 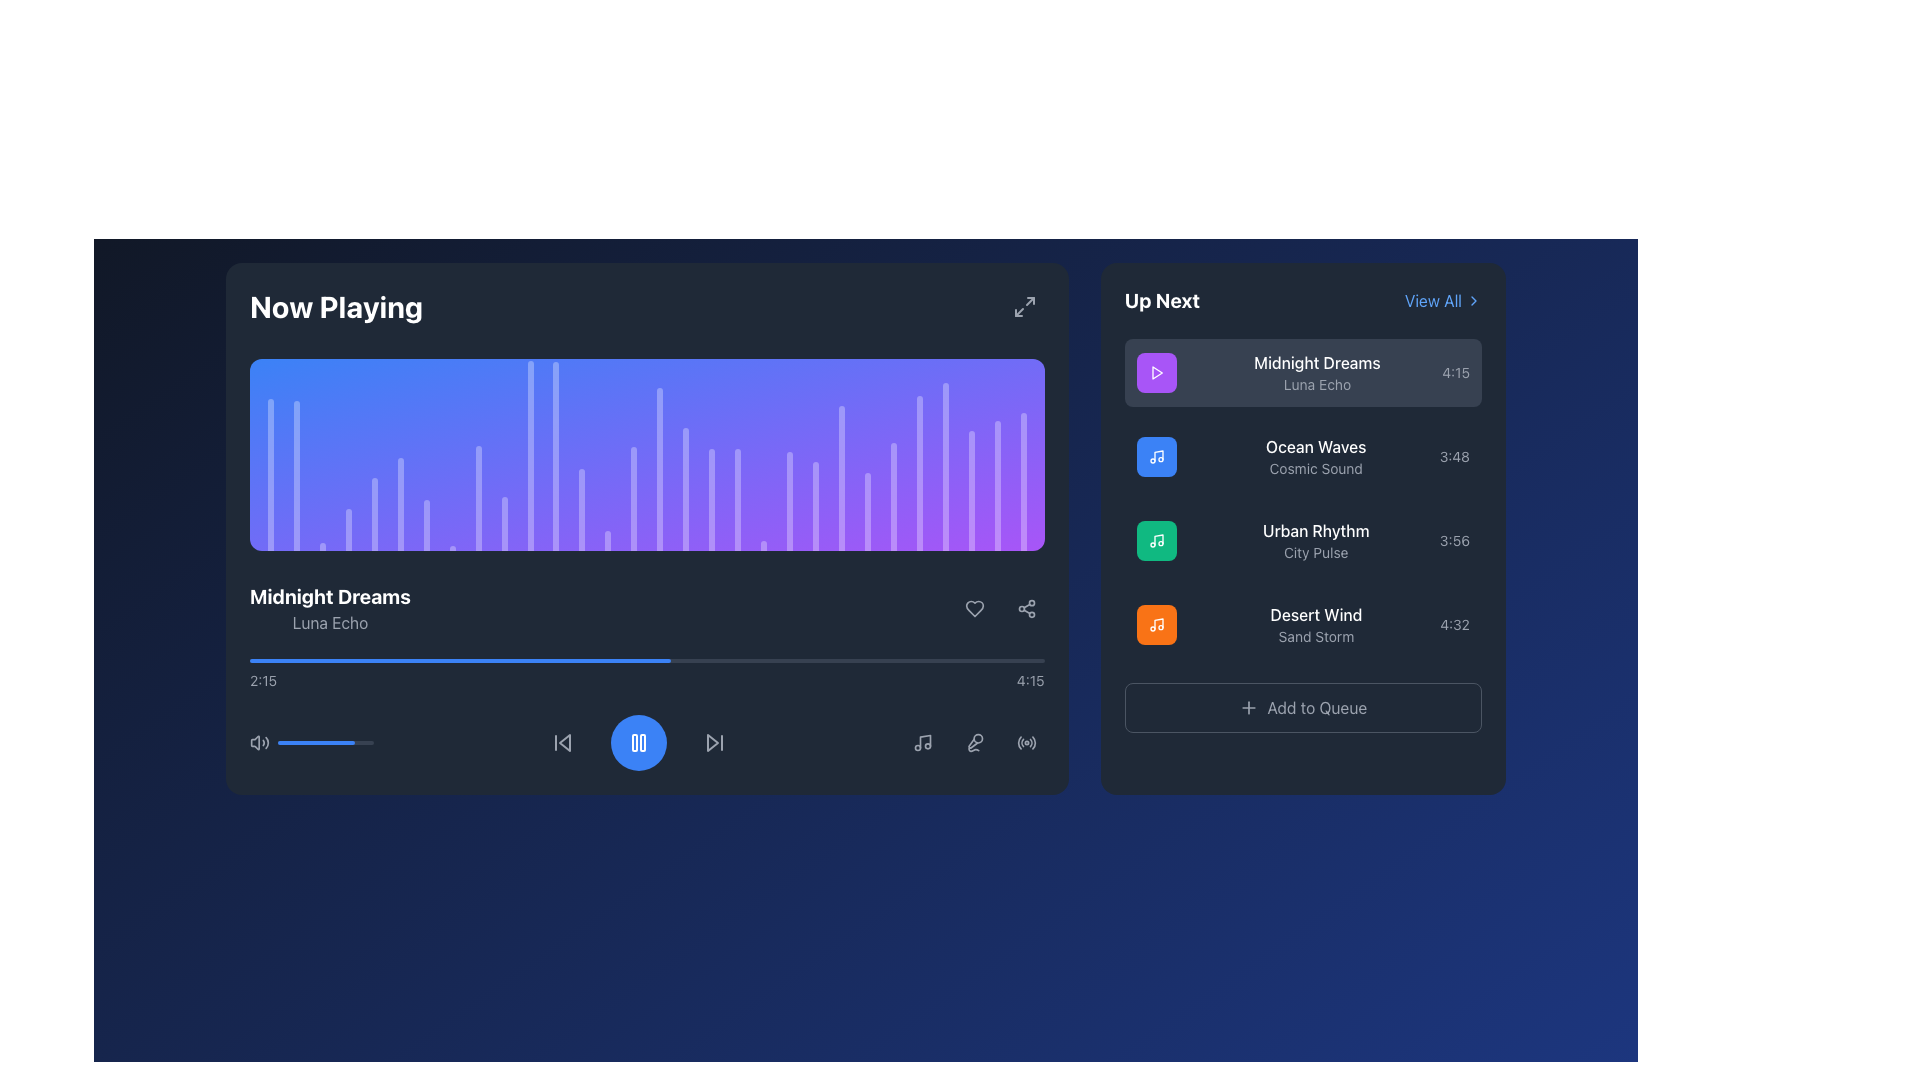 I want to click on the slider, so click(x=326, y=743).